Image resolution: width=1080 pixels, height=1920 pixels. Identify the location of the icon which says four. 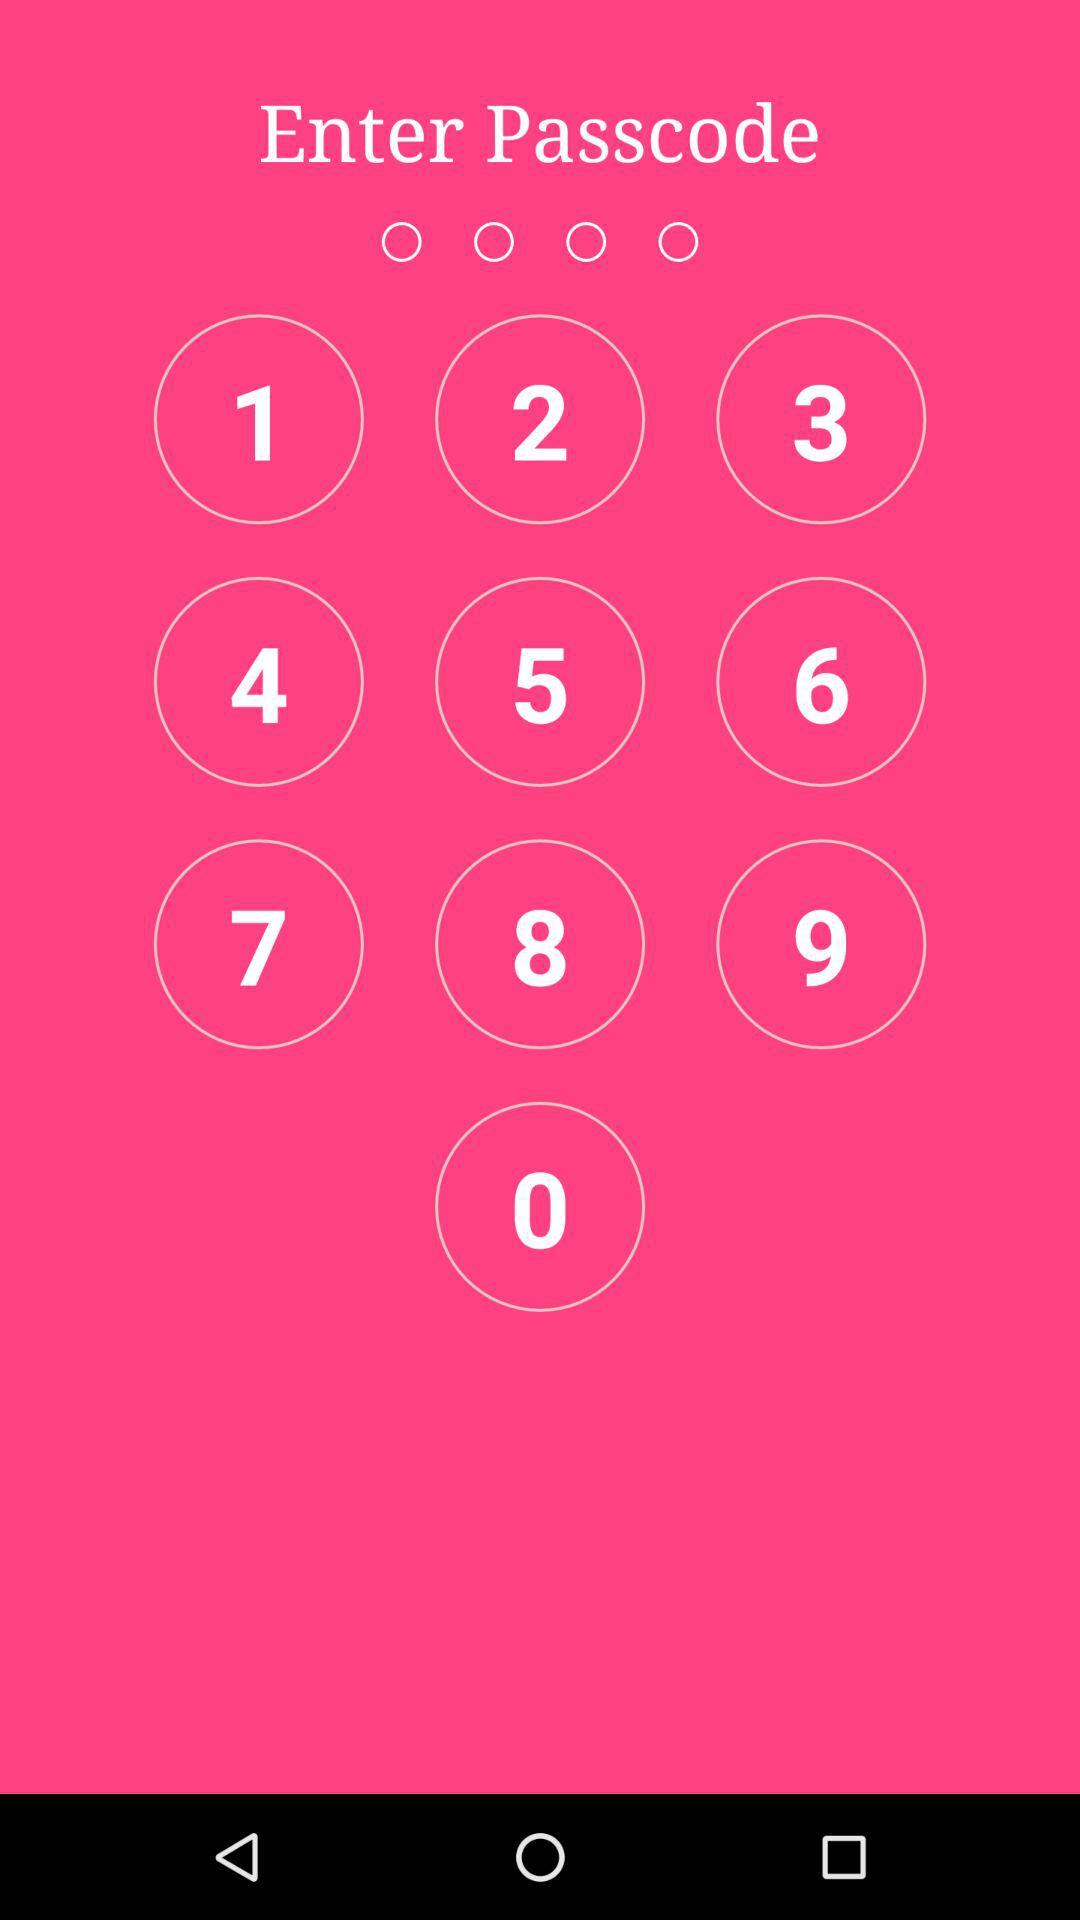
(257, 681).